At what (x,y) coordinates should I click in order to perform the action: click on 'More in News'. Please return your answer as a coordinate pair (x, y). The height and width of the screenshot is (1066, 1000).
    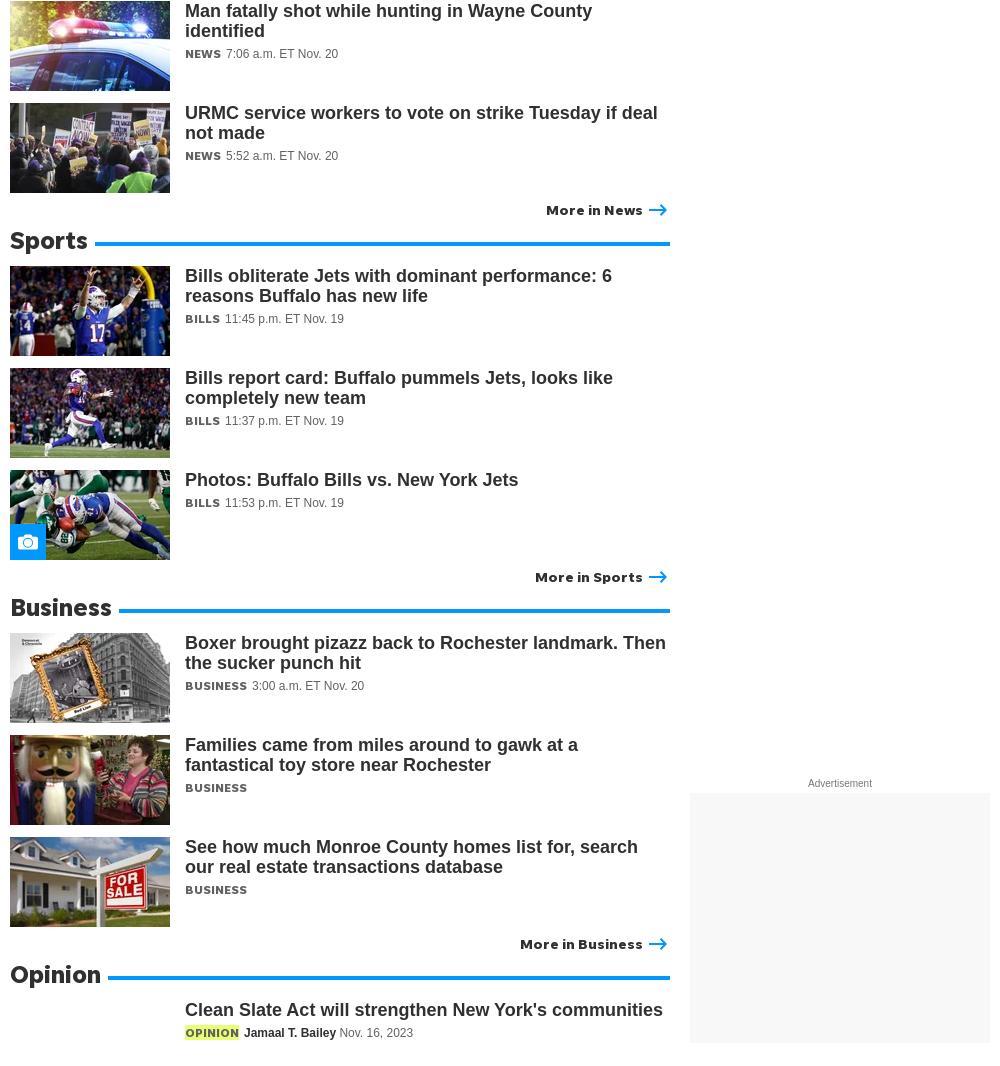
    Looking at the image, I should click on (593, 208).